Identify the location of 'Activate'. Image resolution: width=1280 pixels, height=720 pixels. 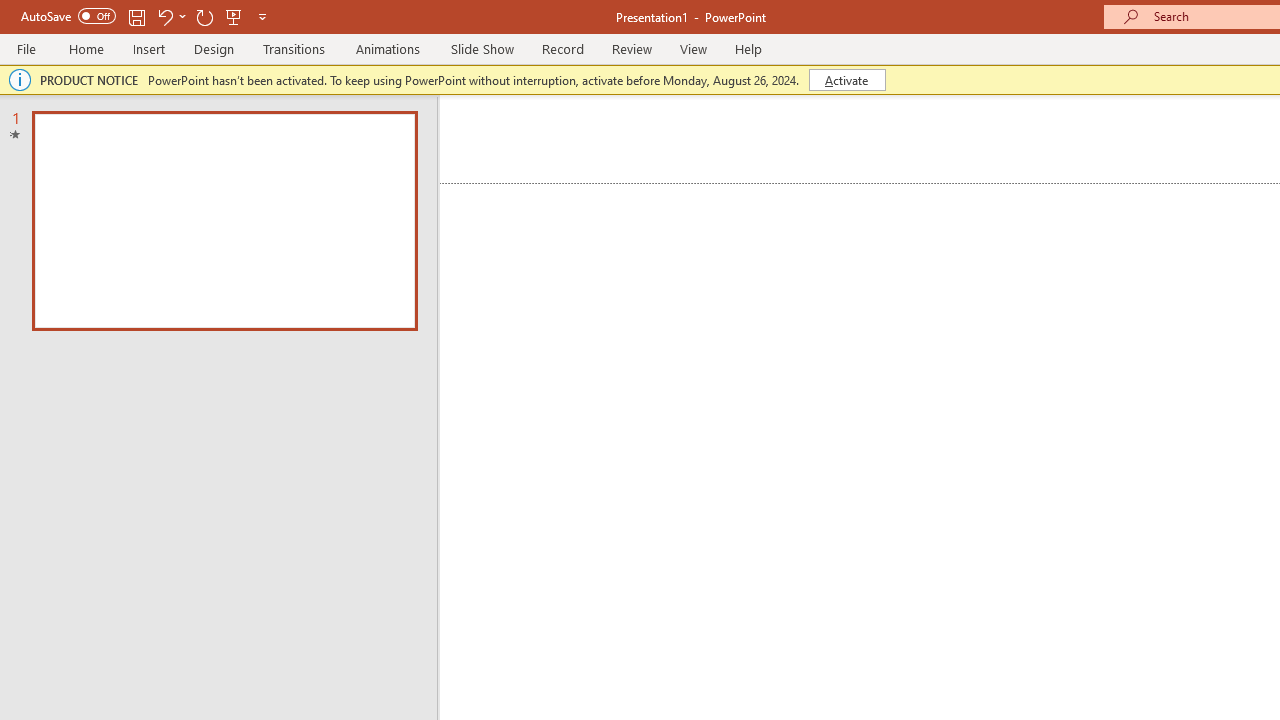
(847, 78).